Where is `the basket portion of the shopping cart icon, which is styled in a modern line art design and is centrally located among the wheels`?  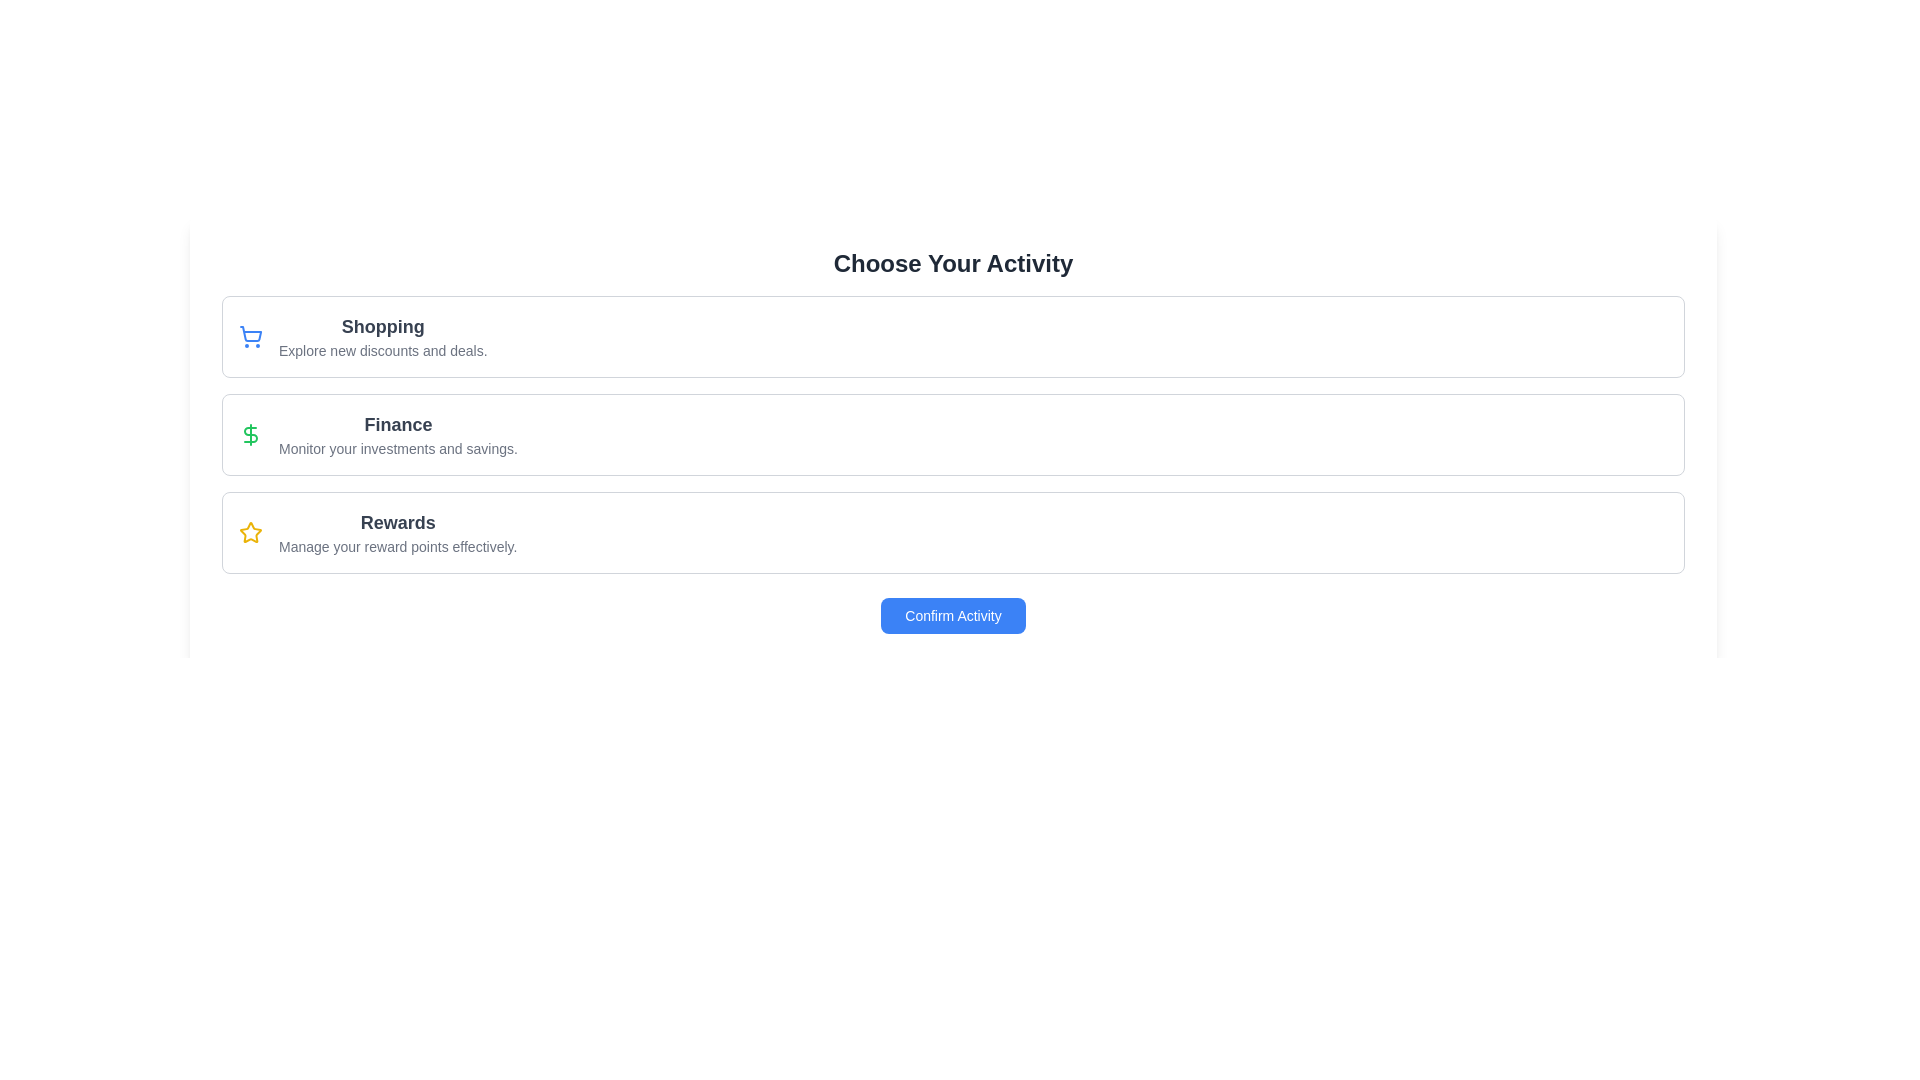
the basket portion of the shopping cart icon, which is styled in a modern line art design and is centrally located among the wheels is located at coordinates (250, 333).